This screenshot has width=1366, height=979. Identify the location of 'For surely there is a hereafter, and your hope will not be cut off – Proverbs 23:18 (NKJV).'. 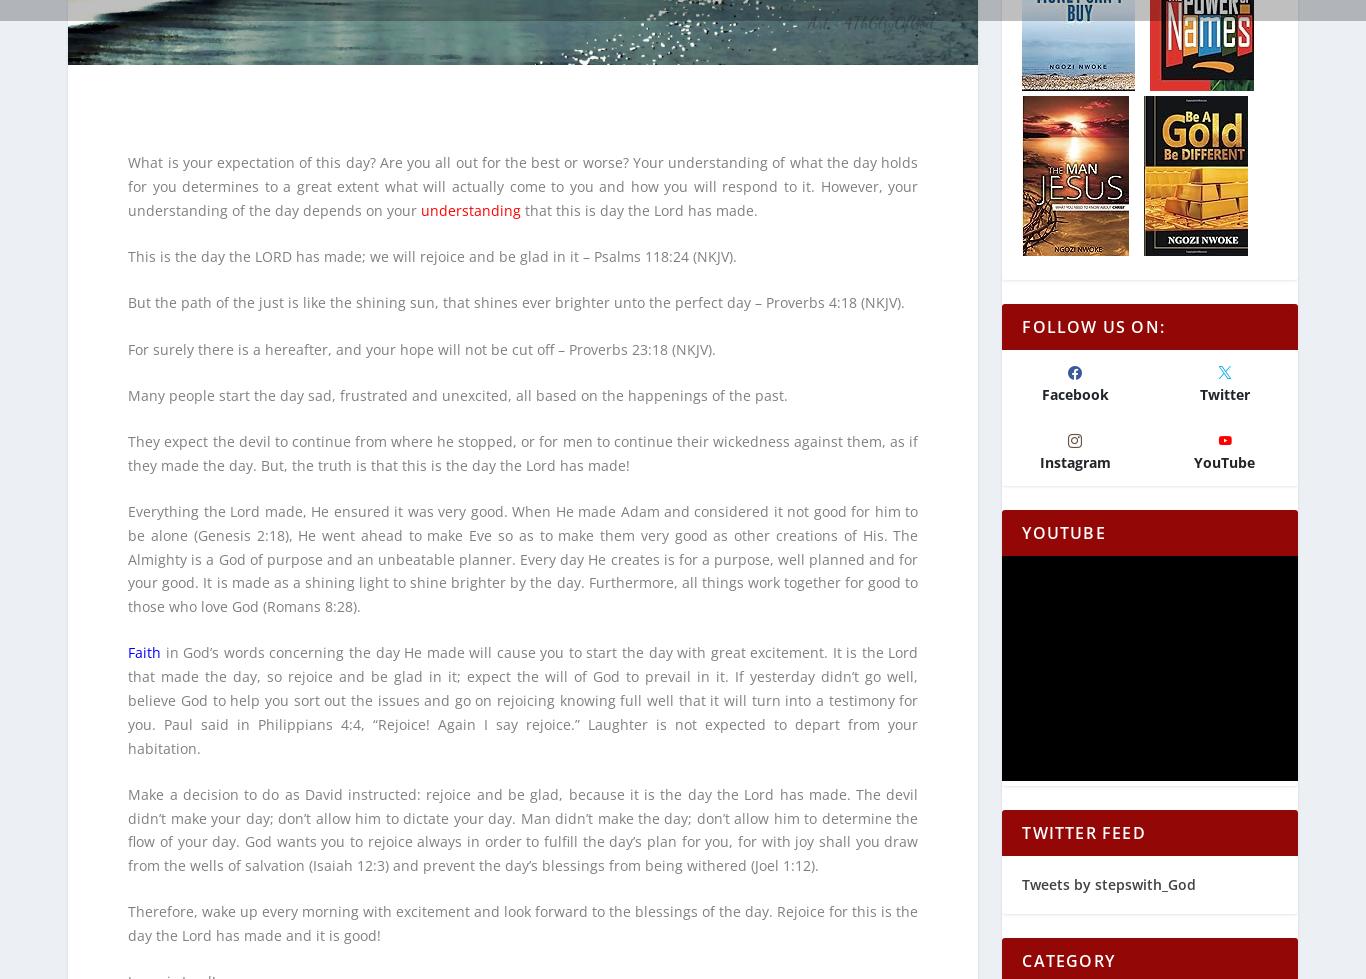
(126, 335).